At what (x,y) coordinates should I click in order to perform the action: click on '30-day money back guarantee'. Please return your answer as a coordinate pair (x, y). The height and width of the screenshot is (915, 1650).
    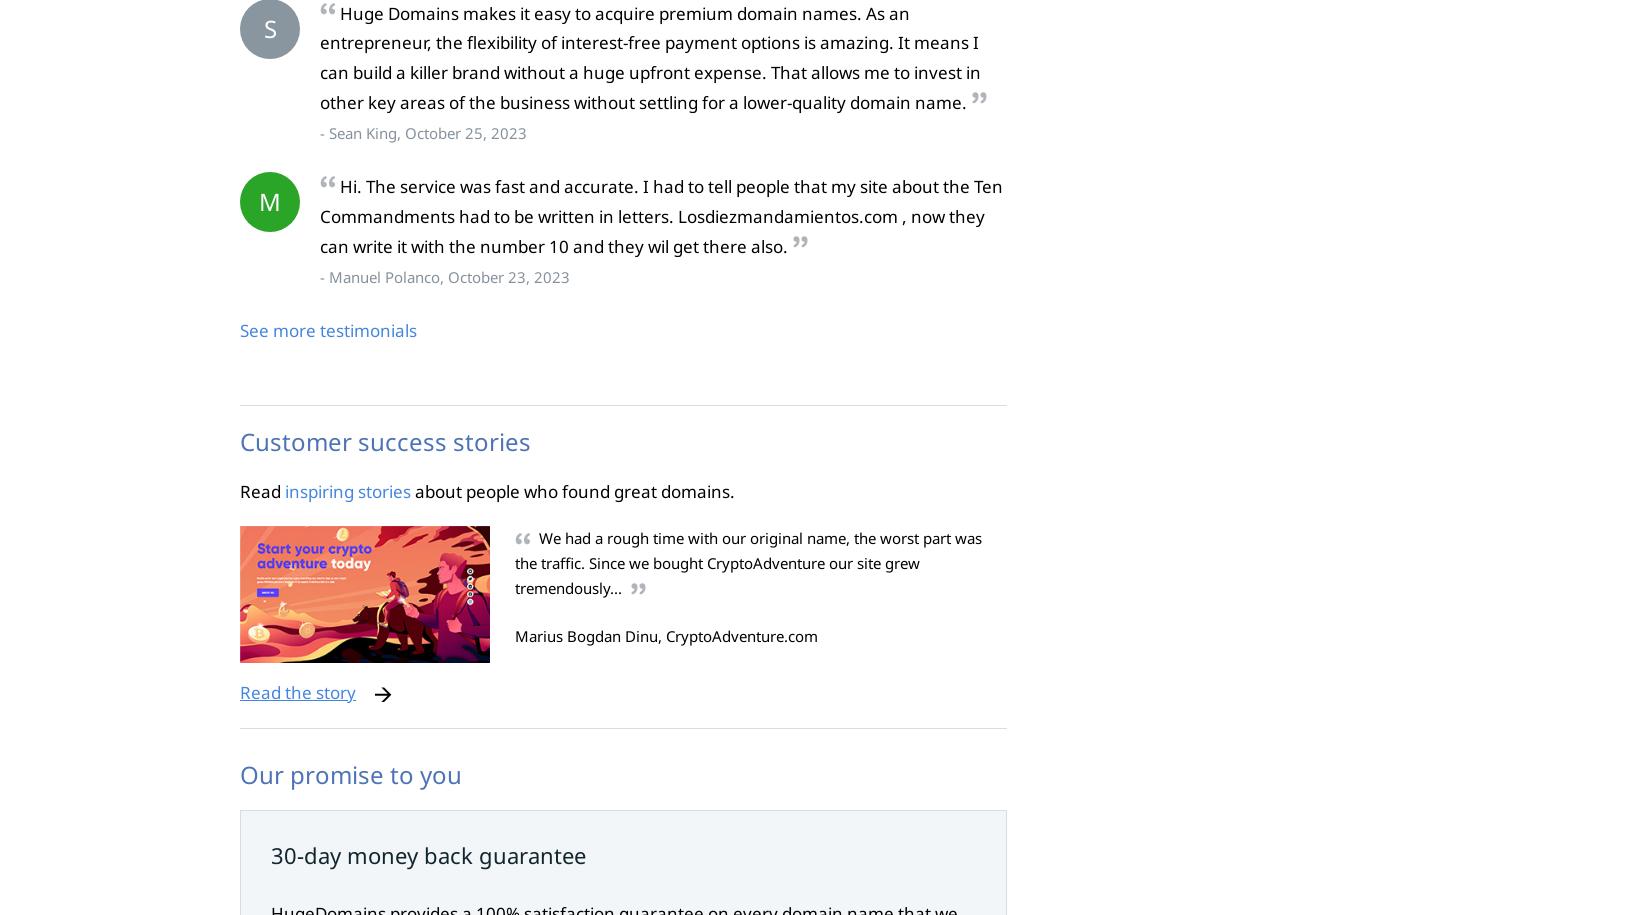
    Looking at the image, I should click on (427, 853).